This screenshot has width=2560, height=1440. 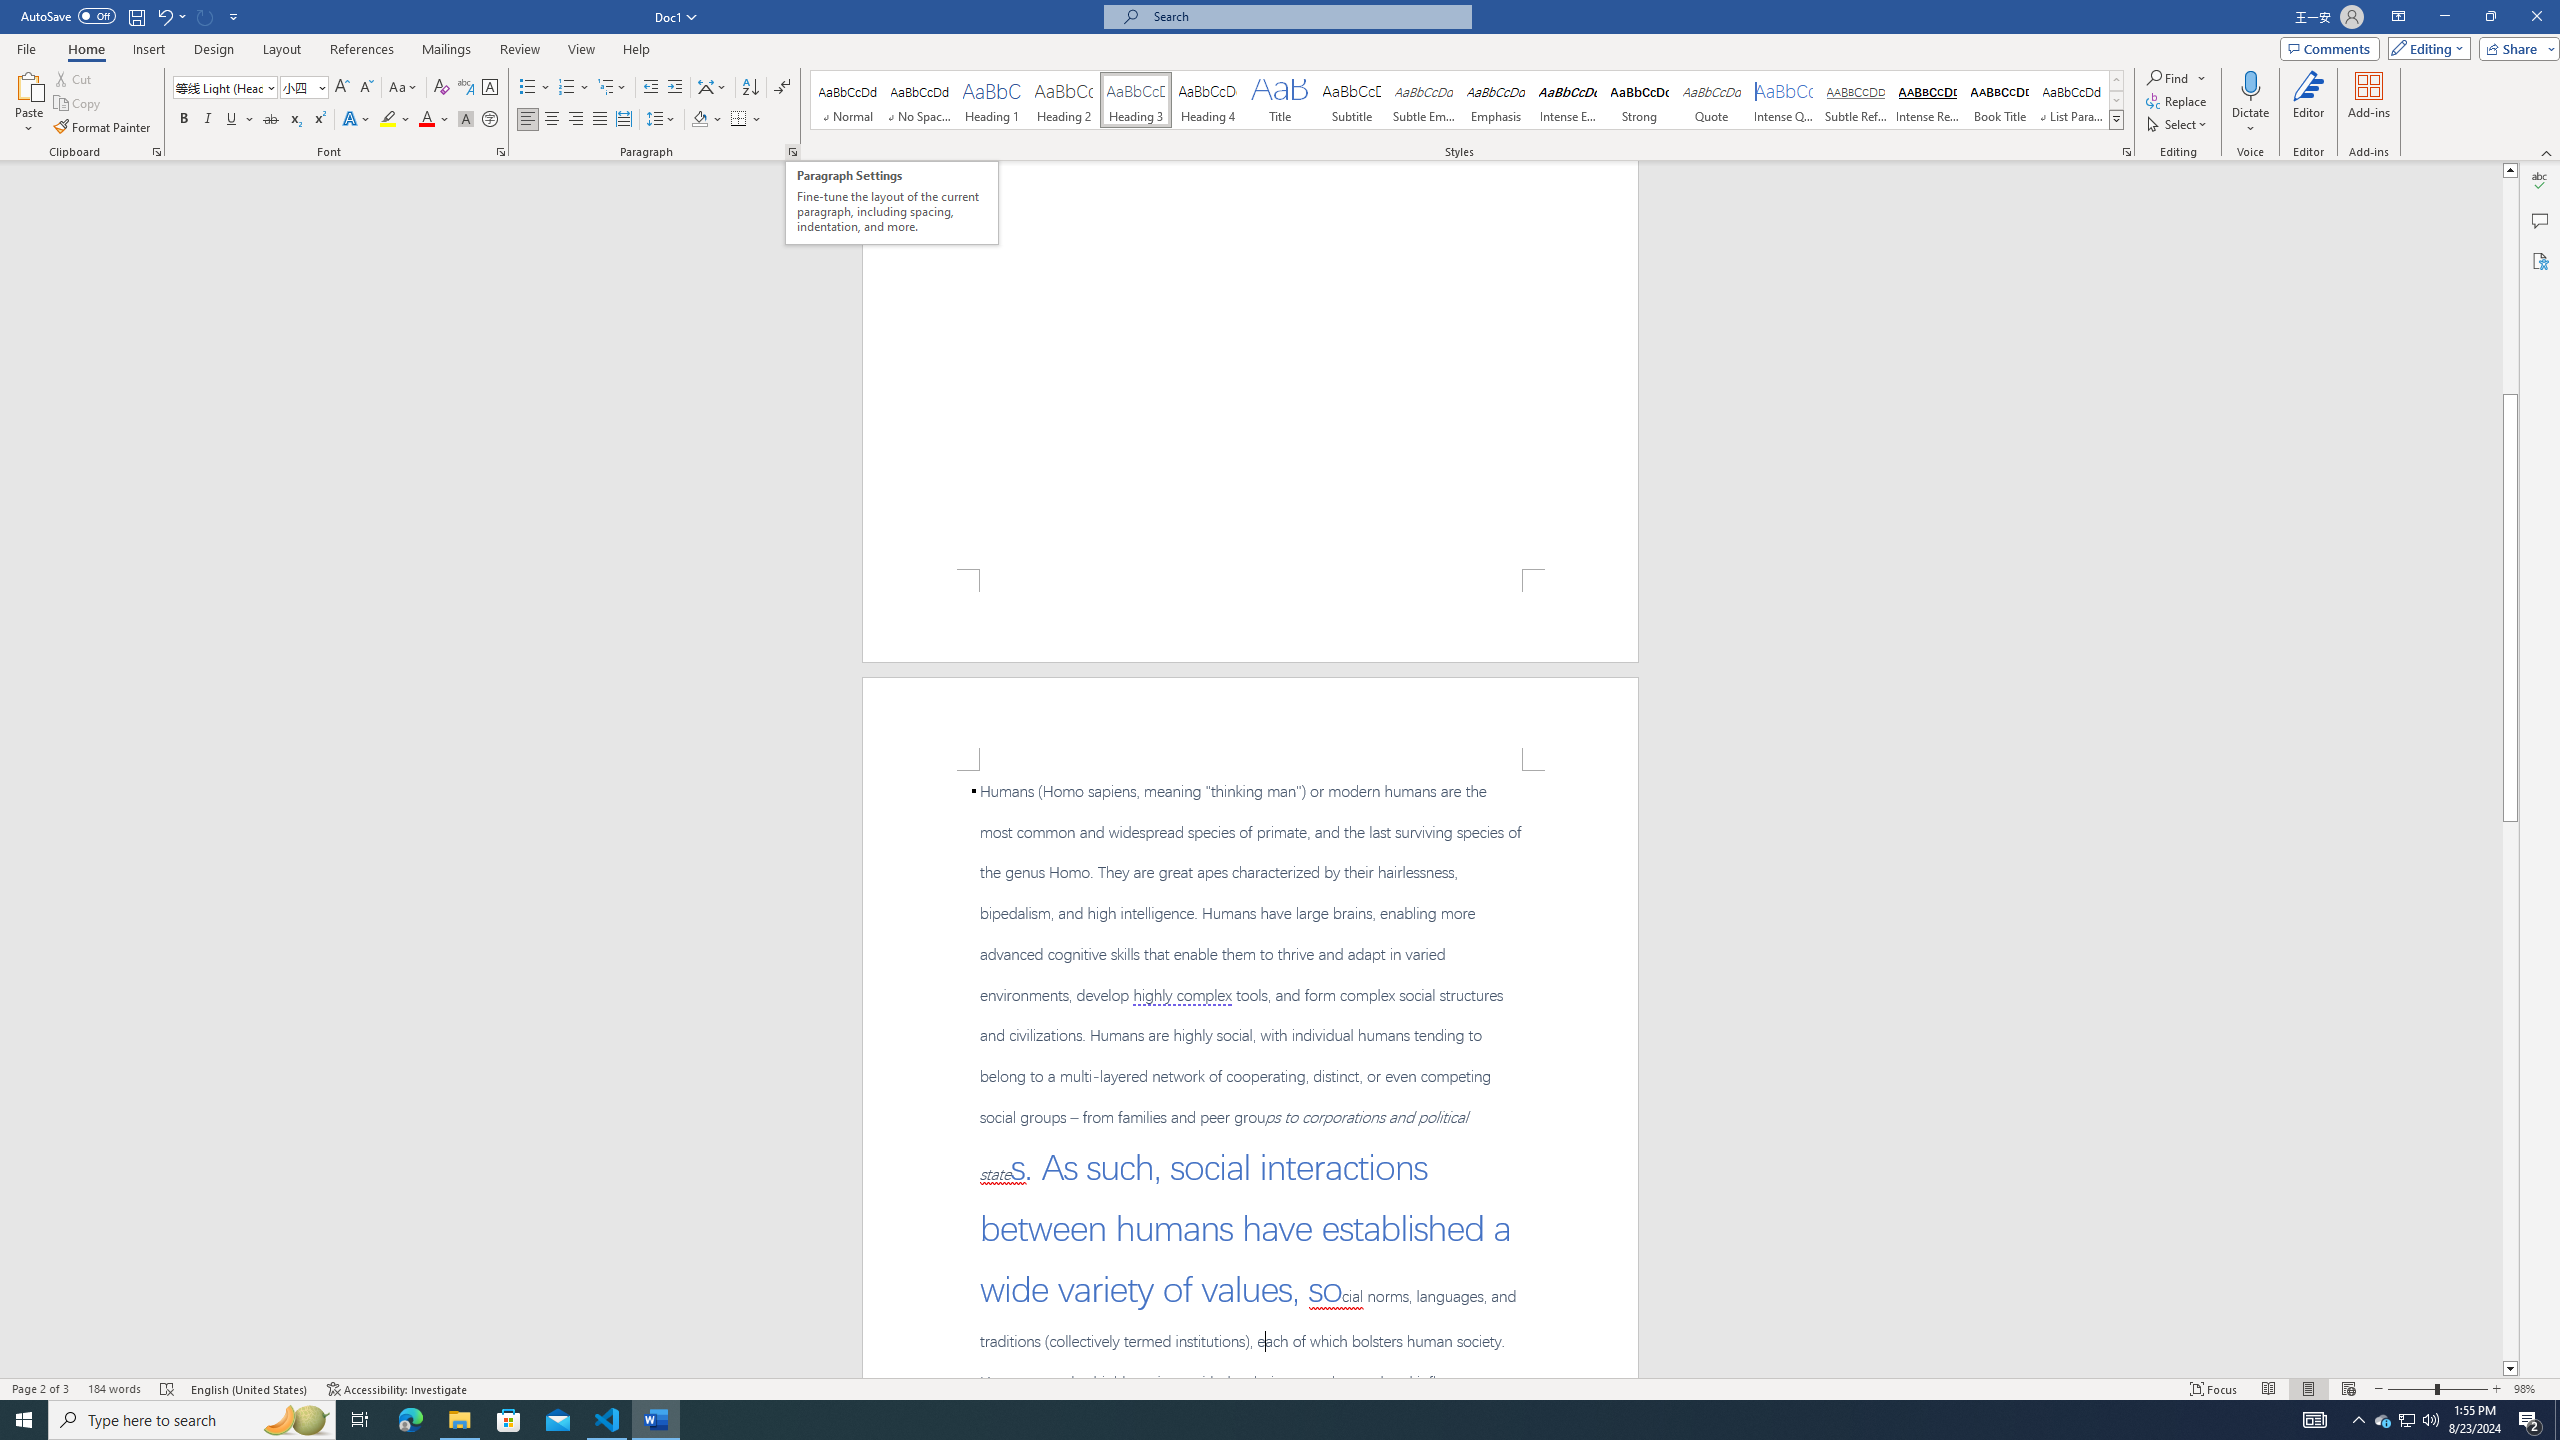 What do you see at coordinates (1136, 99) in the screenshot?
I see `'Heading 3'` at bounding box center [1136, 99].